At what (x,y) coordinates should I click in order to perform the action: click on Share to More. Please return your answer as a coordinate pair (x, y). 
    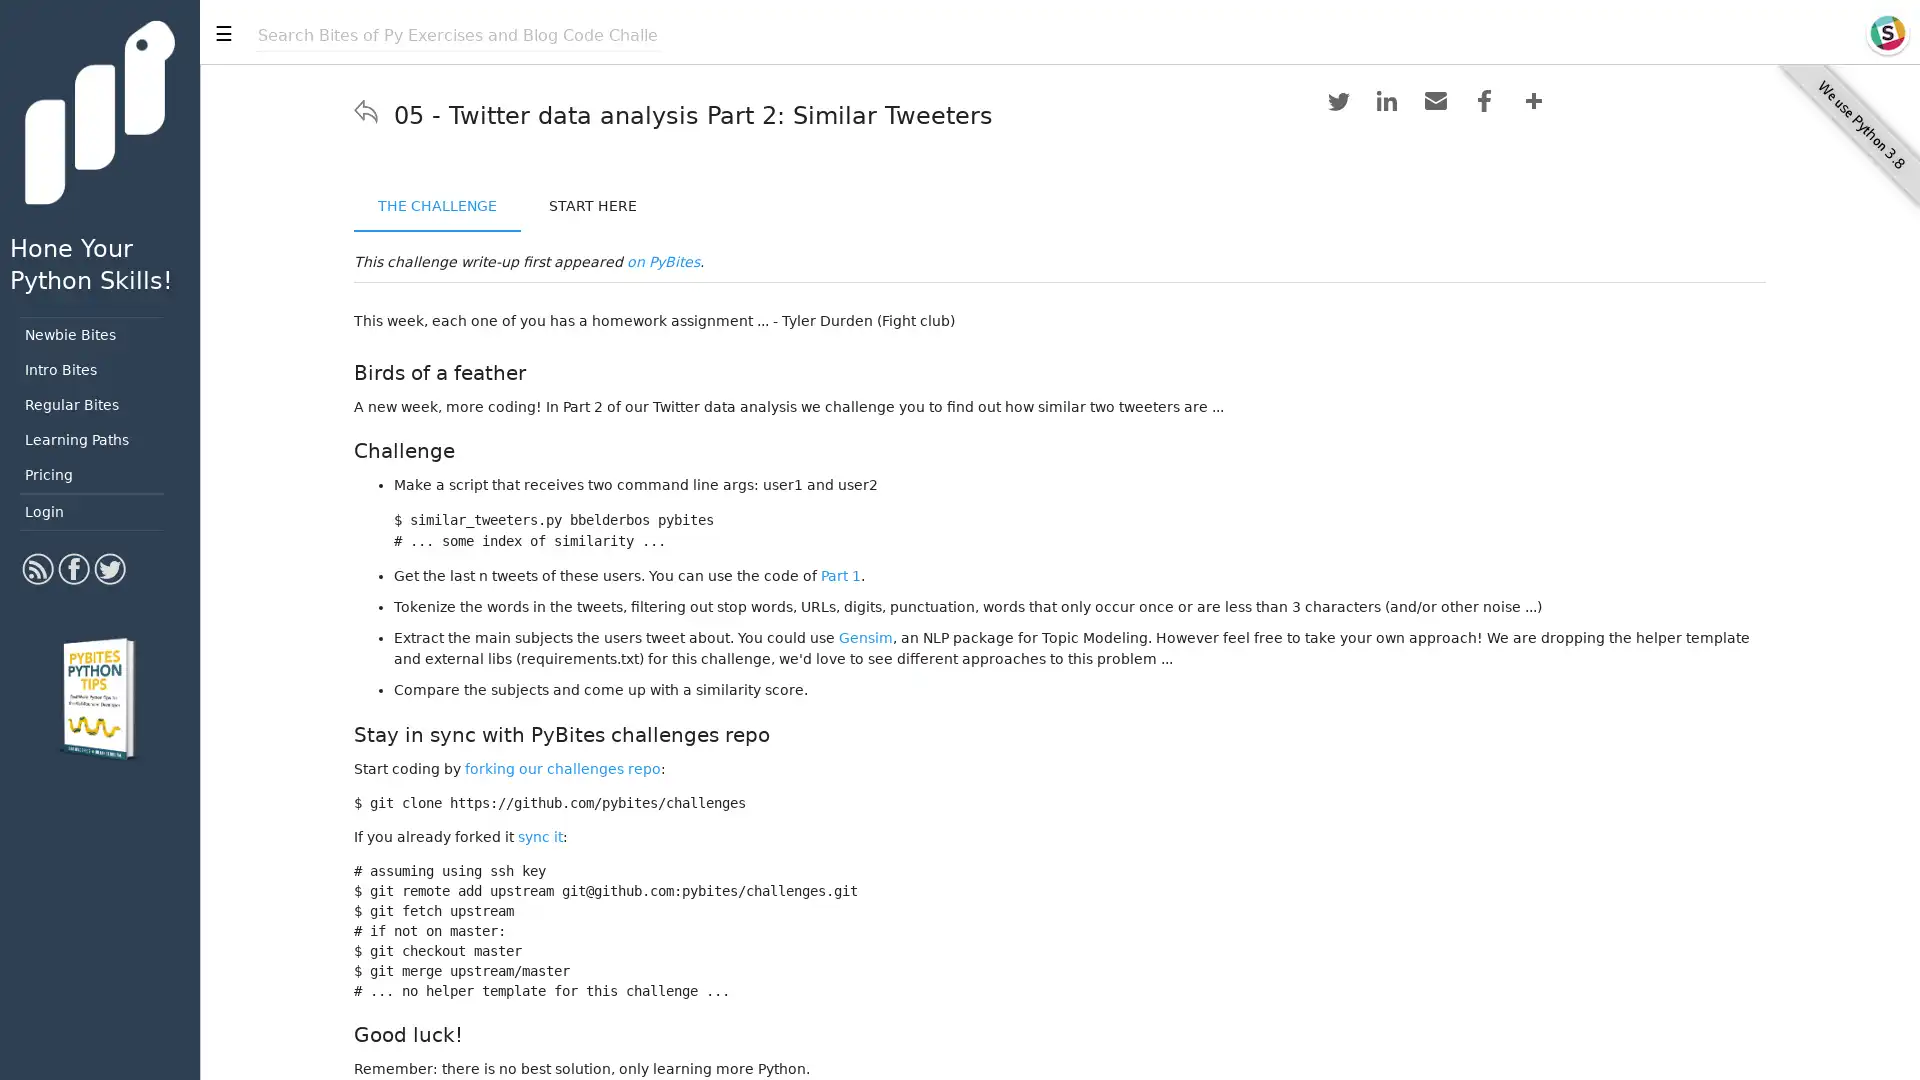
    Looking at the image, I should click on (1520, 100).